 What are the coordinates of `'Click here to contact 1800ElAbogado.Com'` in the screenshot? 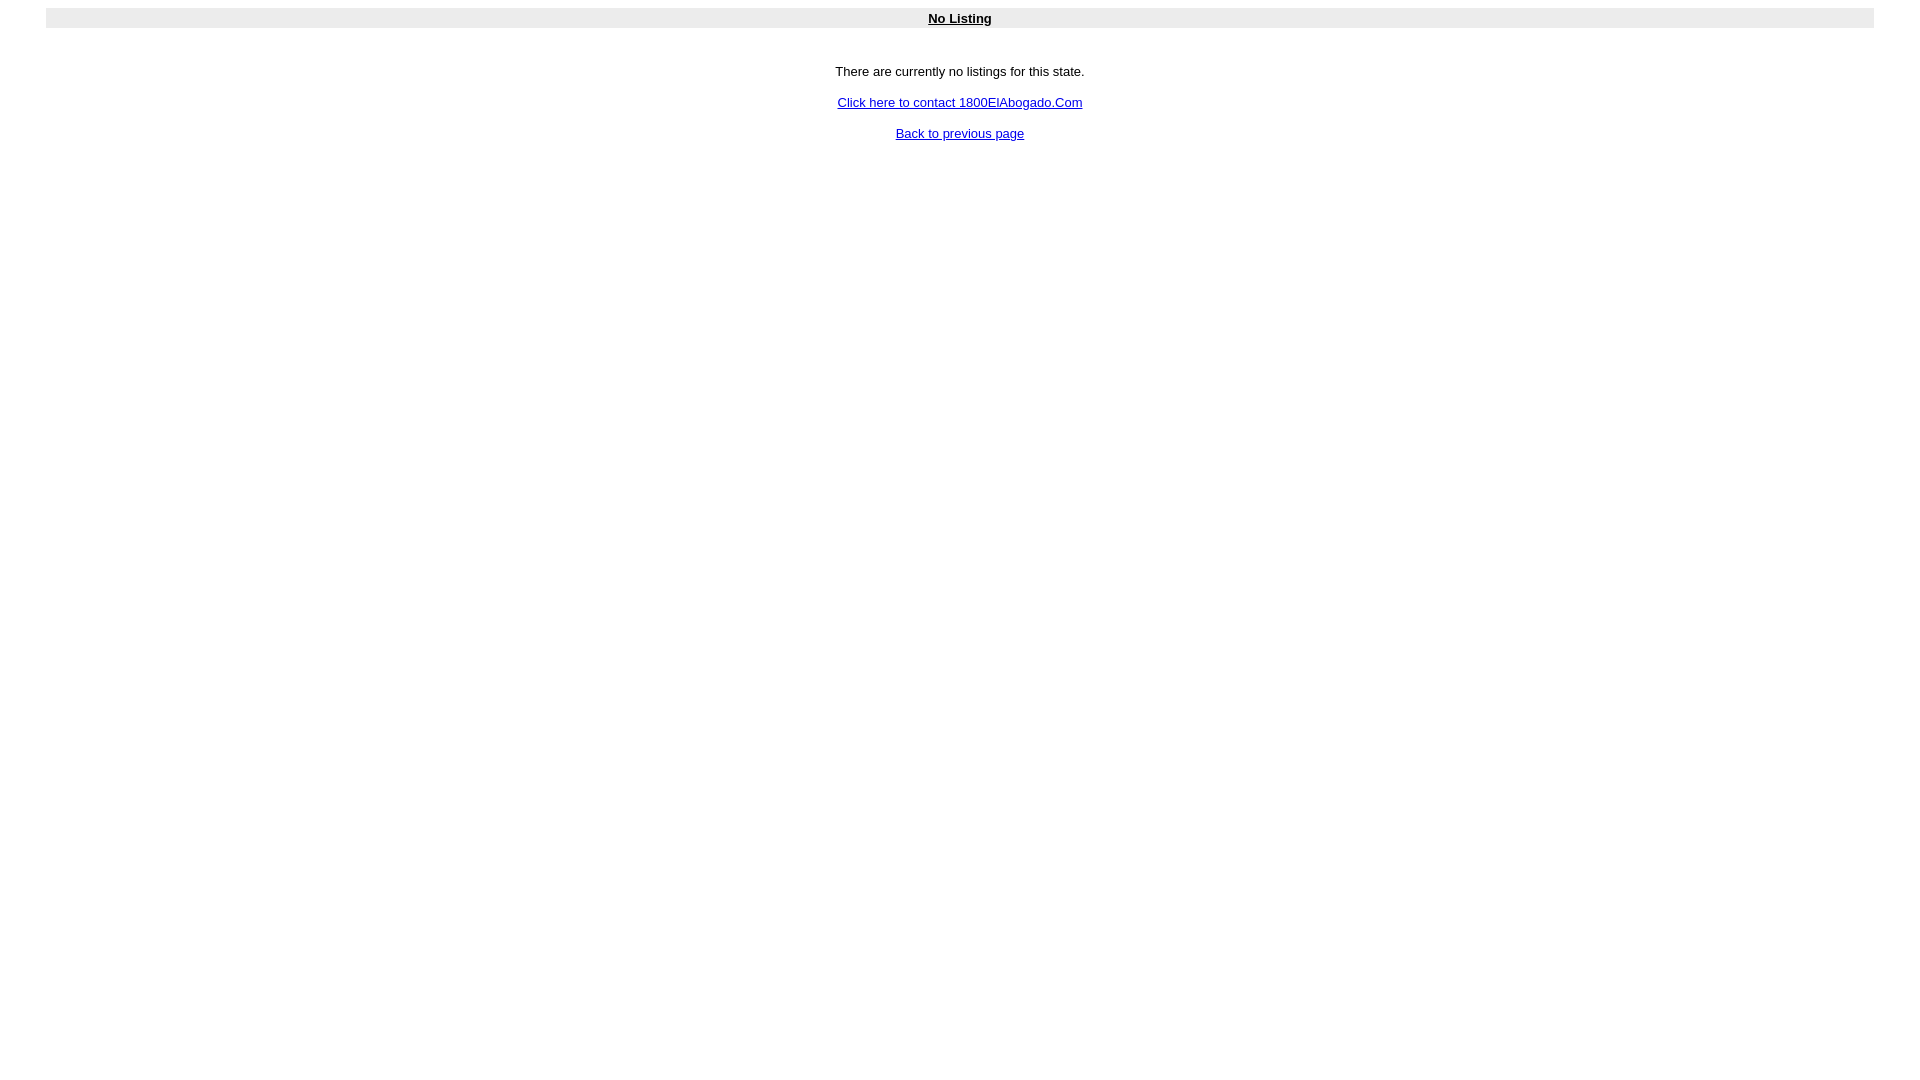 It's located at (960, 101).